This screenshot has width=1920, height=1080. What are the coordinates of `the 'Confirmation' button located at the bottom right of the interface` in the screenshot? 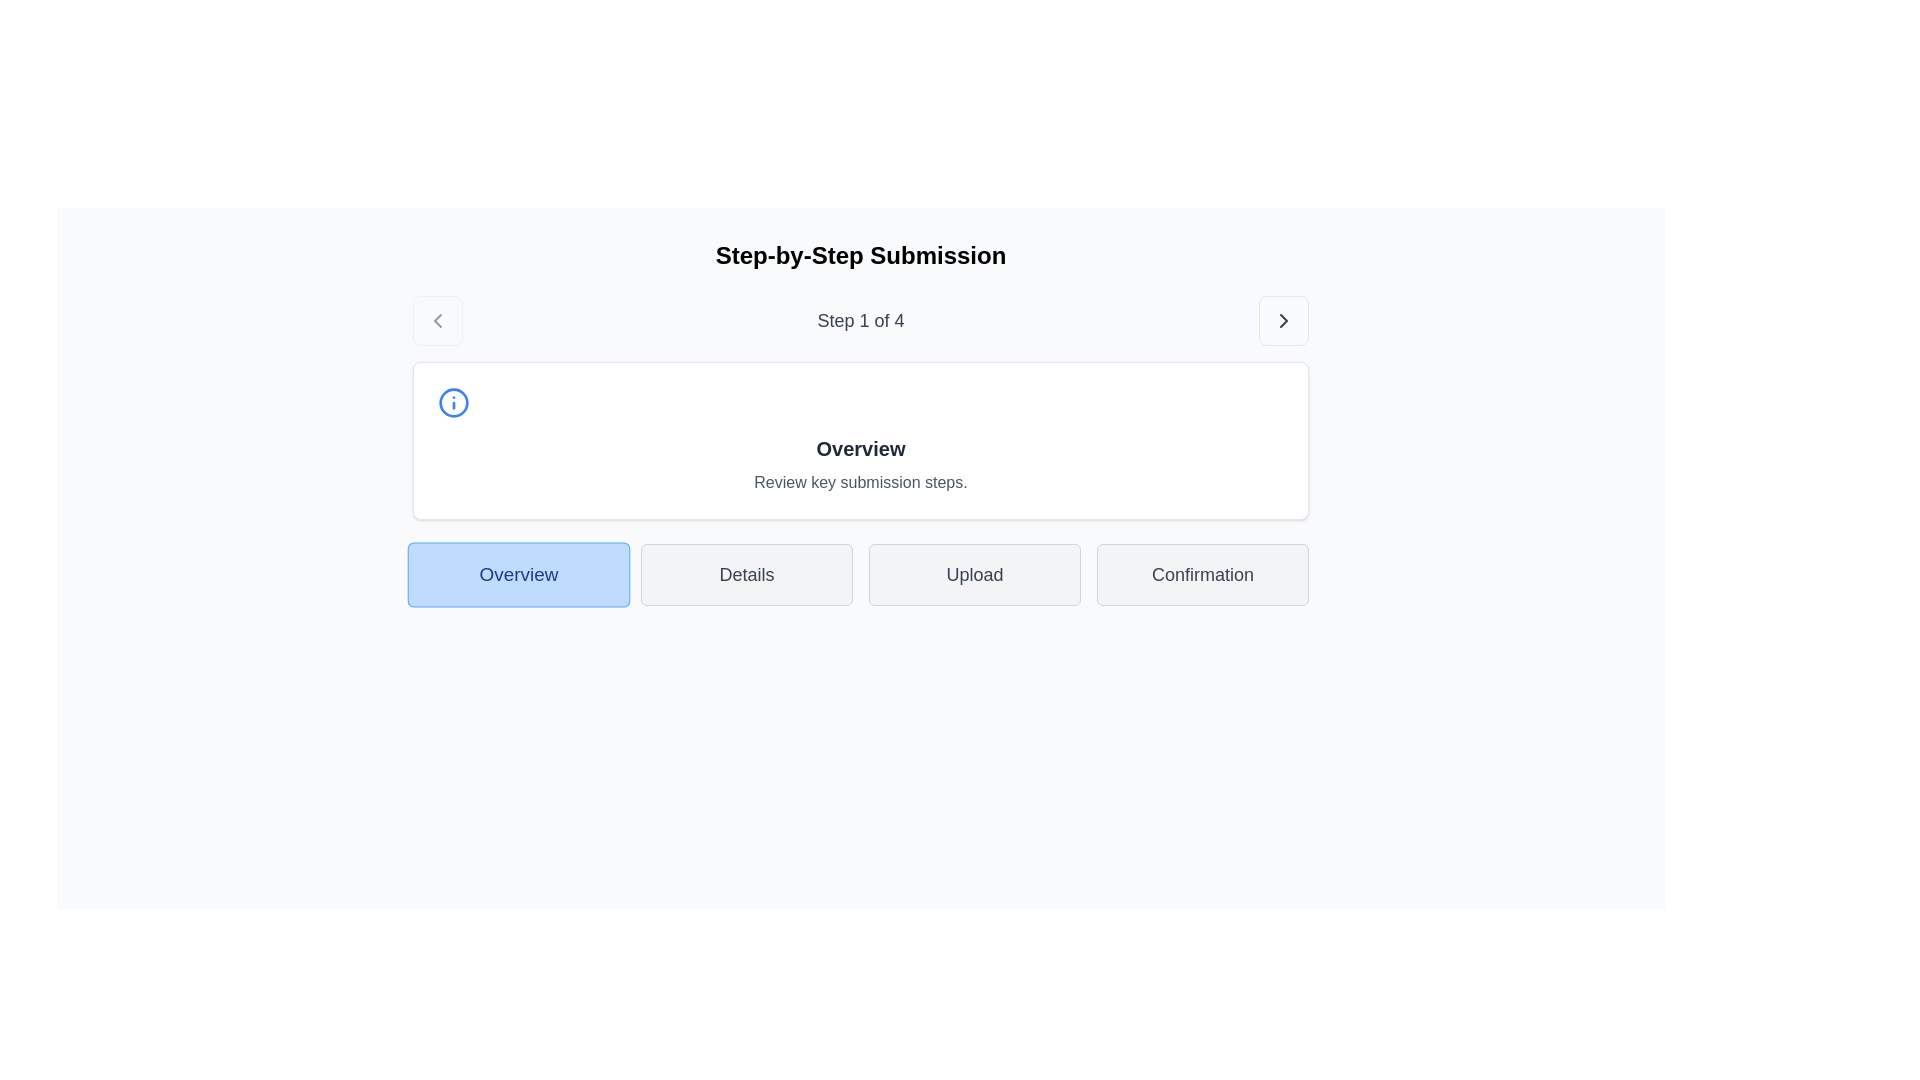 It's located at (1202, 574).